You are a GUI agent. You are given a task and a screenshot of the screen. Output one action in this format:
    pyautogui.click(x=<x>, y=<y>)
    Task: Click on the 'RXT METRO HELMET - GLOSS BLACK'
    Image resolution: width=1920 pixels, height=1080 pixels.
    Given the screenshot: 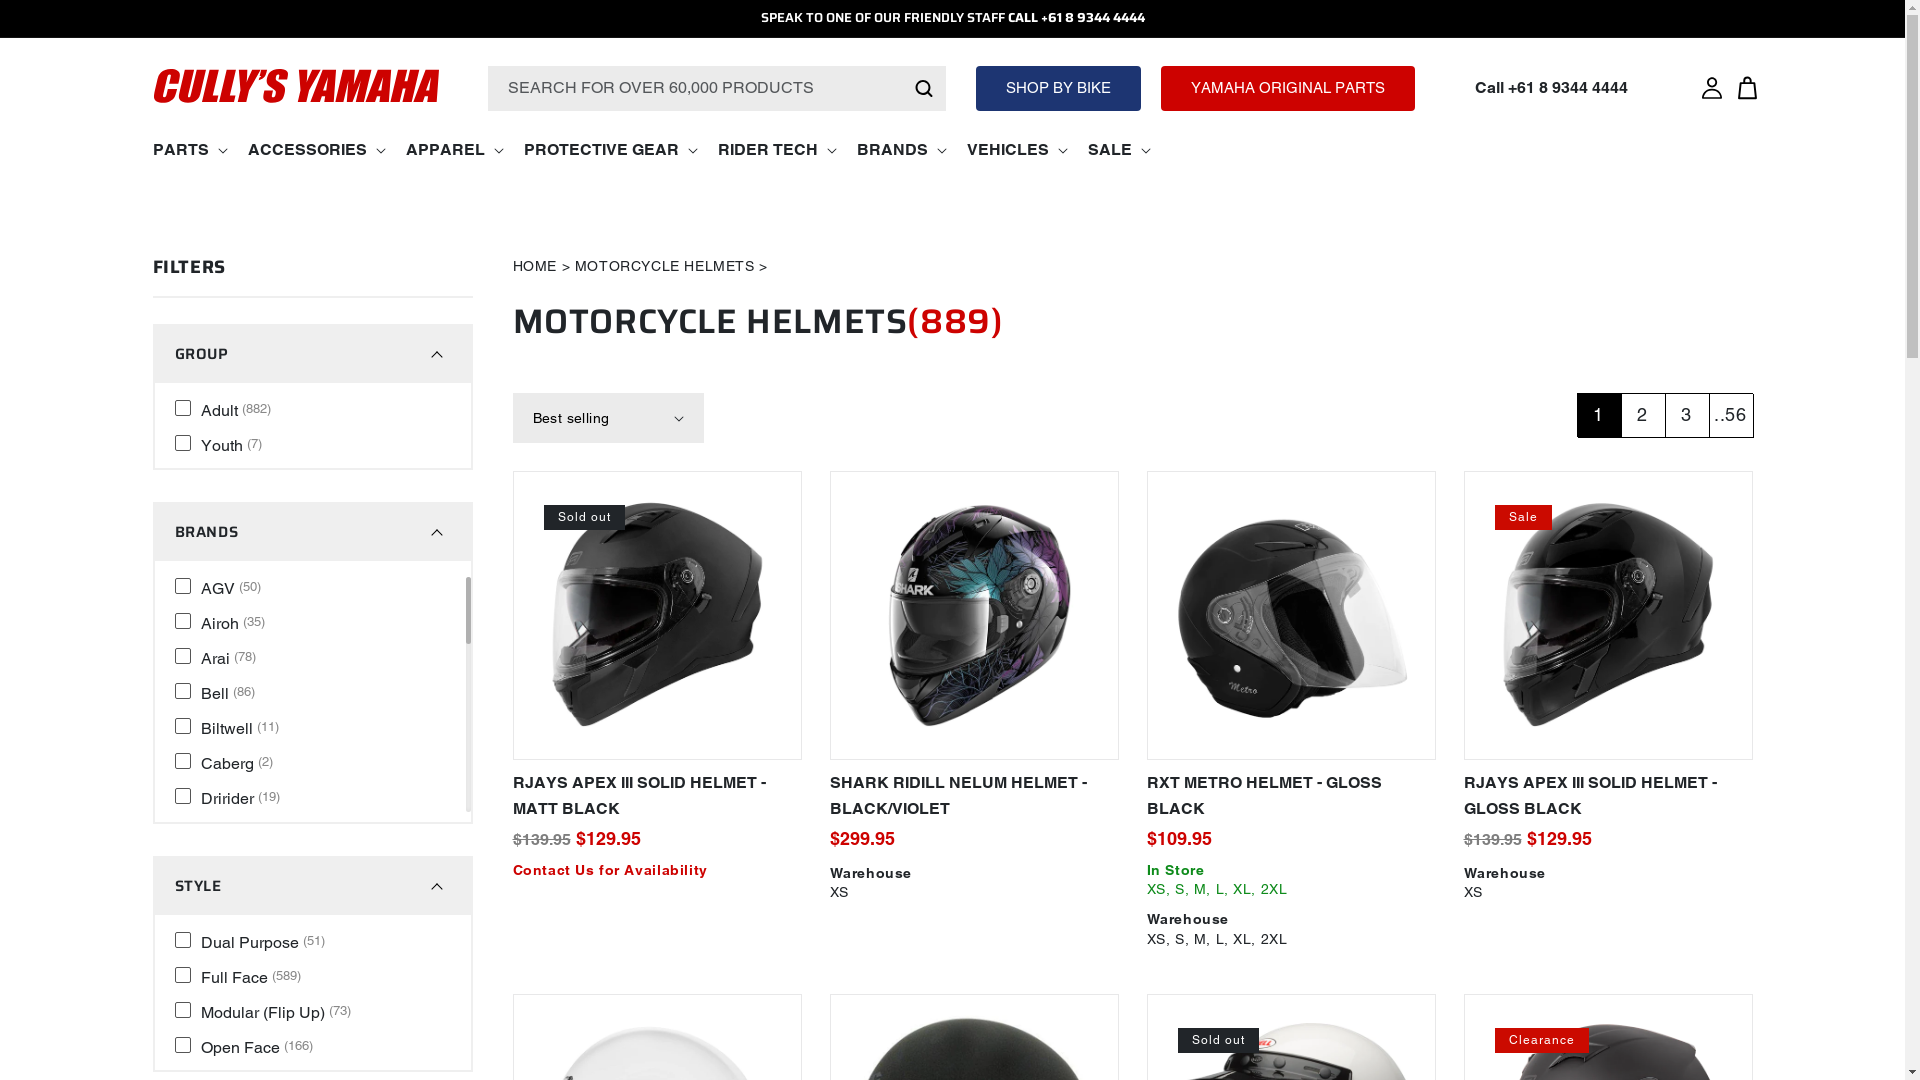 What is the action you would take?
    pyautogui.click(x=1290, y=795)
    